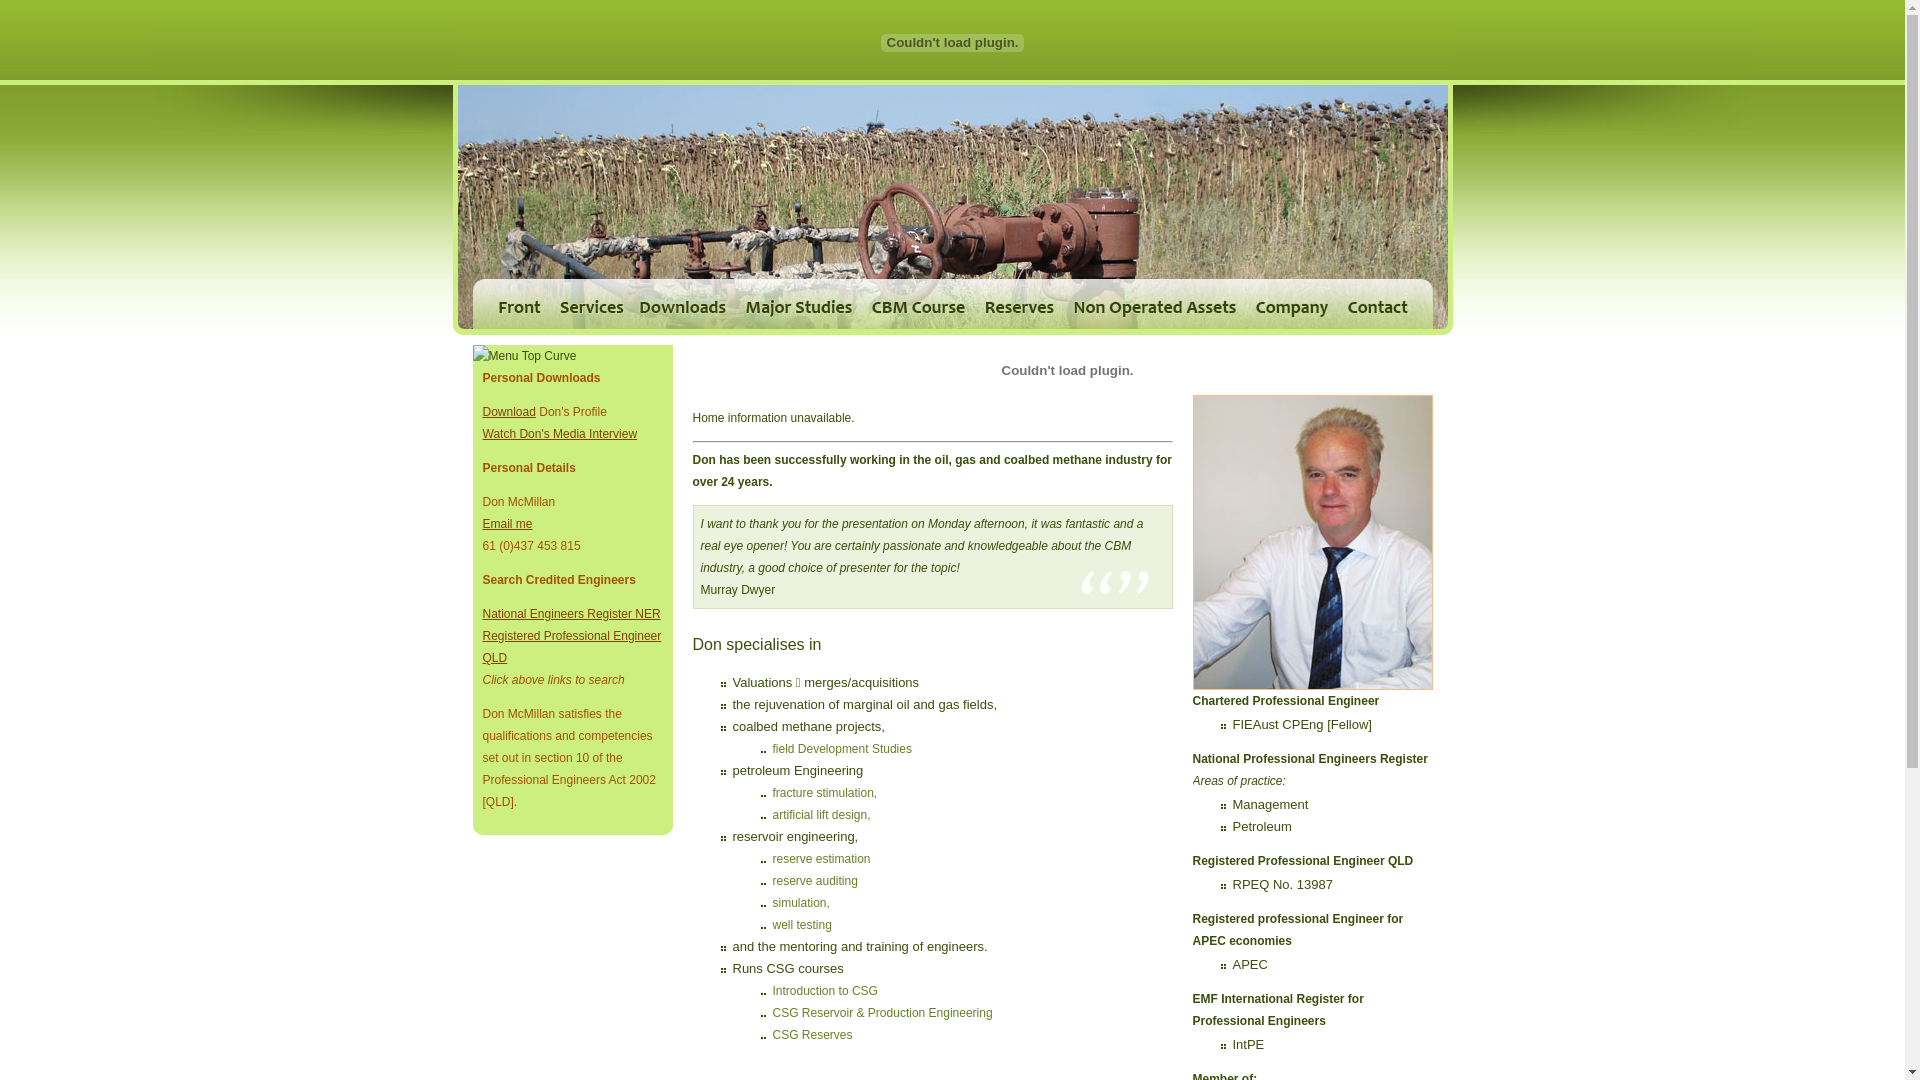 This screenshot has width=1920, height=1080. What do you see at coordinates (589, 304) in the screenshot?
I see `'services'` at bounding box center [589, 304].